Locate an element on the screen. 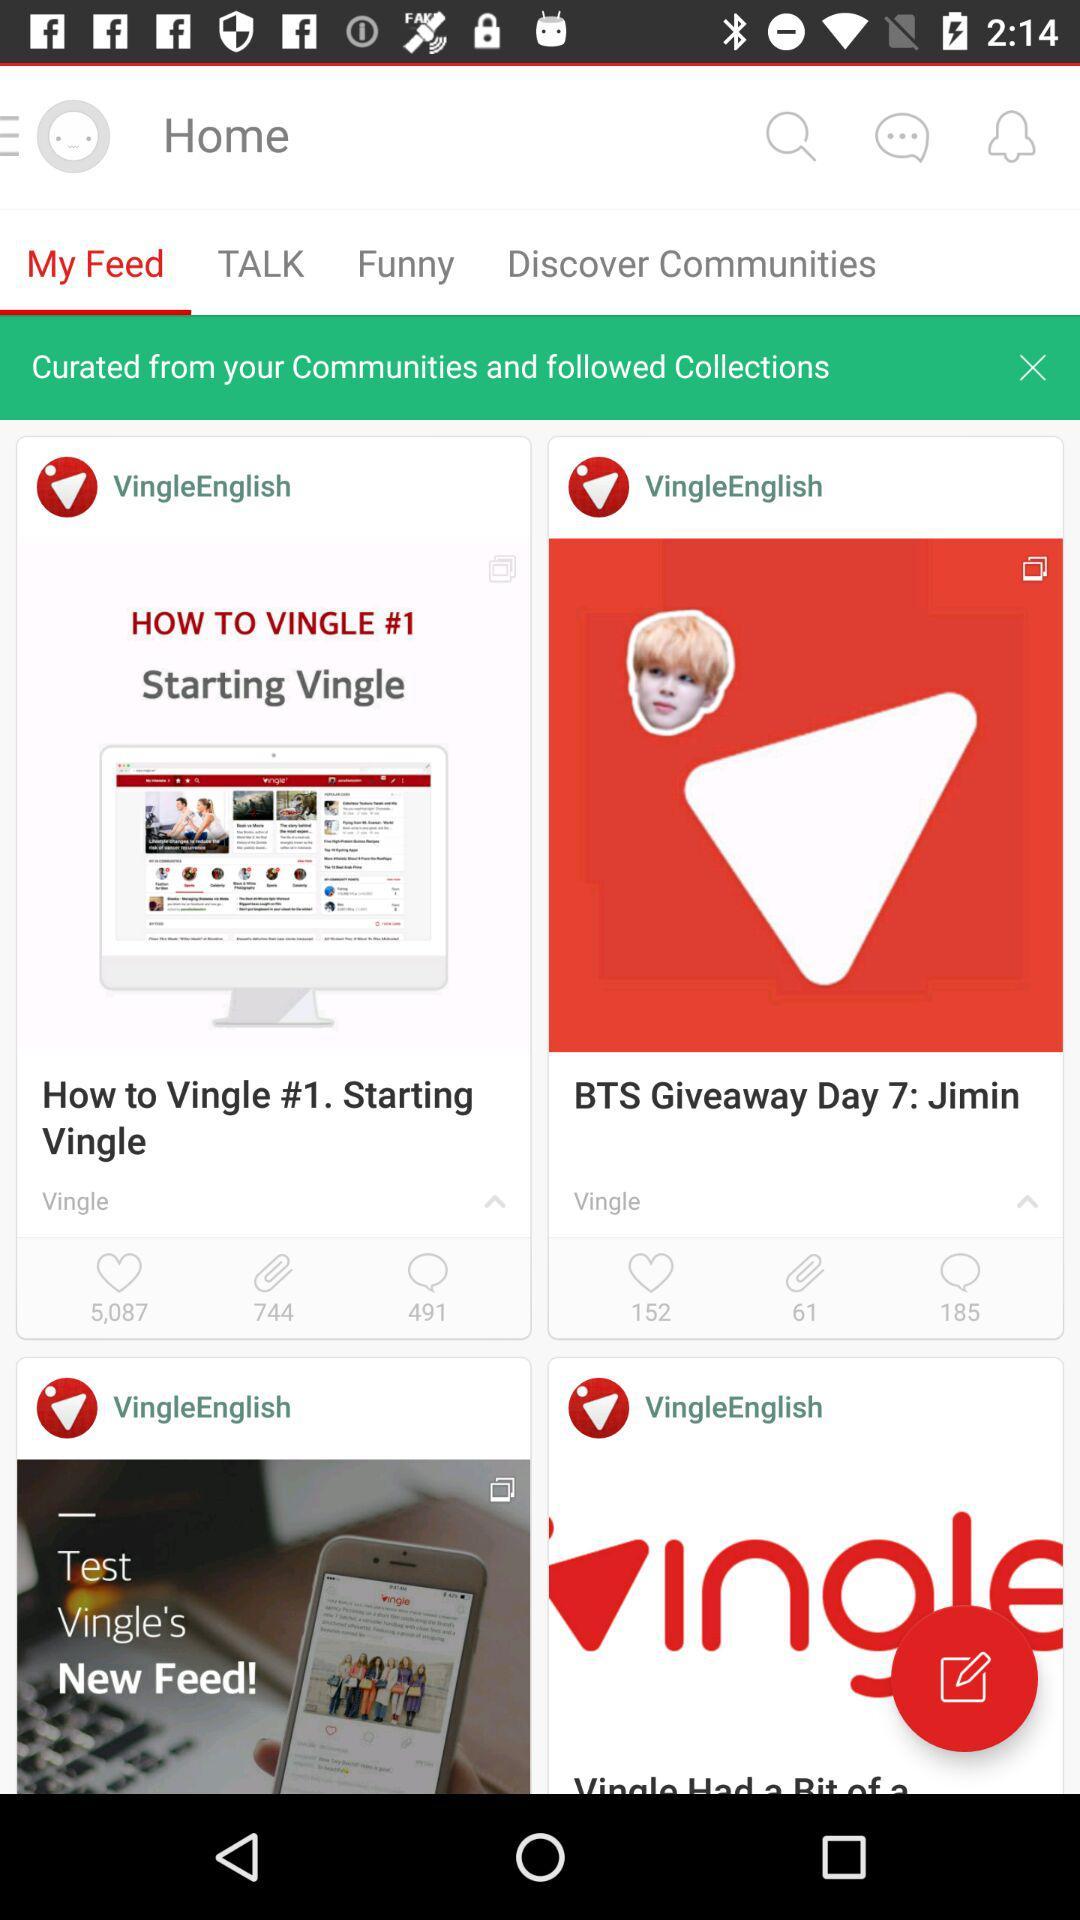 This screenshot has width=1080, height=1920. icon below the vingle is located at coordinates (959, 1290).